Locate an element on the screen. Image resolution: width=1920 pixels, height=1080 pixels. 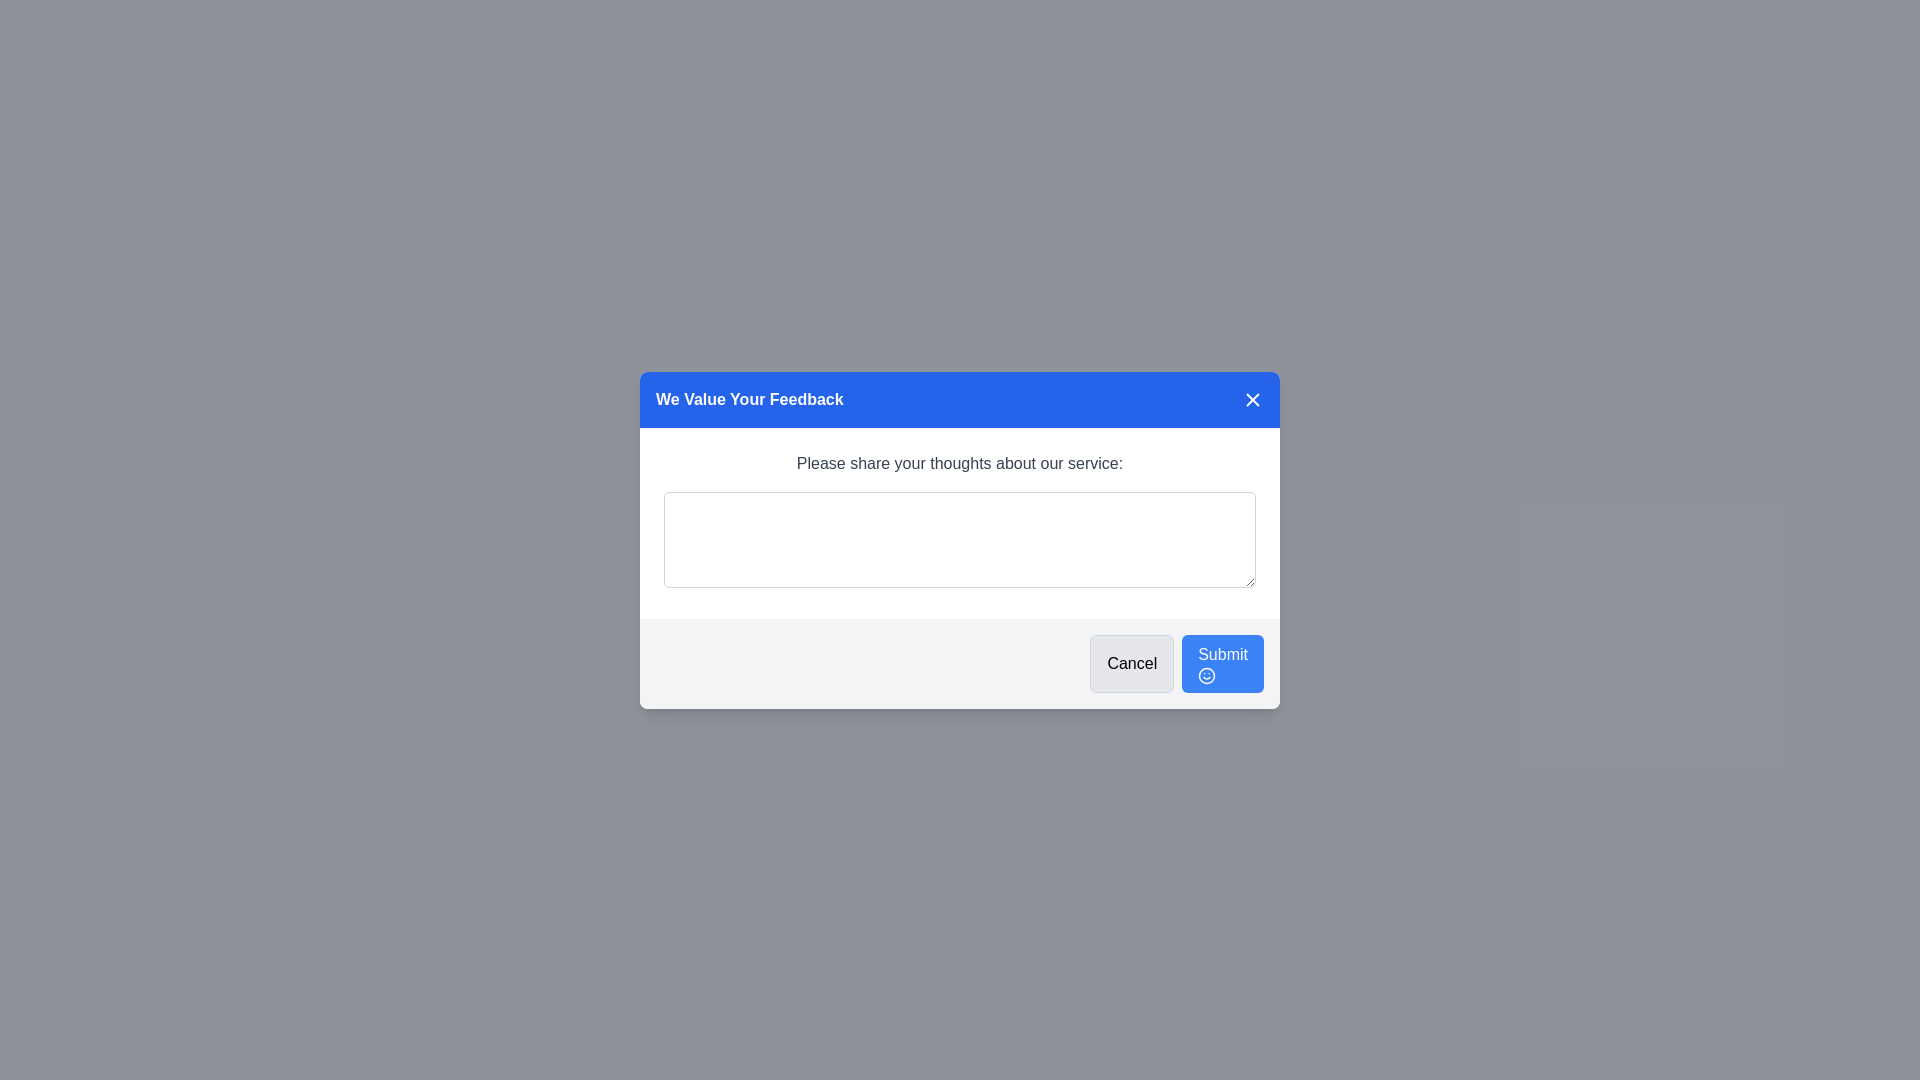
the 'Cancel' button, which is a rectangular button with black text on a light gray background, located in the bottom-right section of the modal dialog is located at coordinates (1132, 663).